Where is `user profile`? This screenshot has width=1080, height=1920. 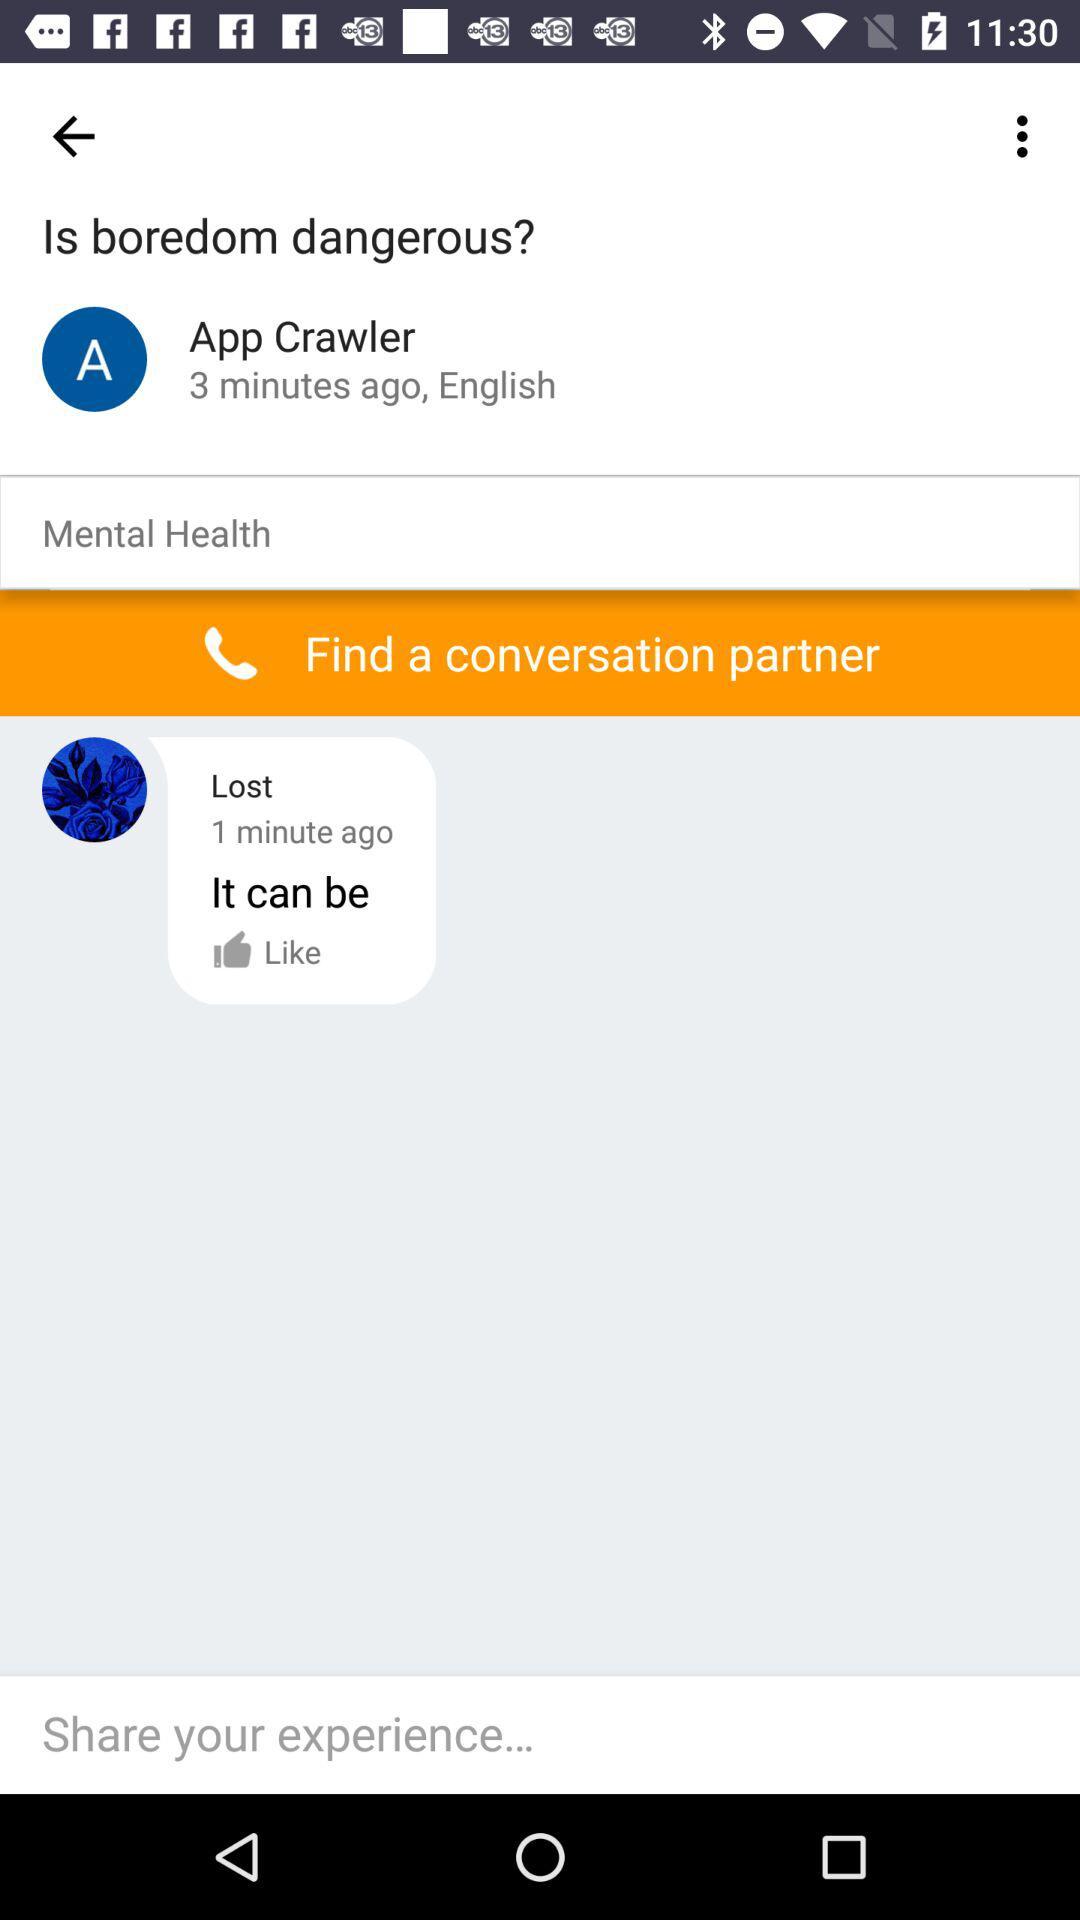 user profile is located at coordinates (94, 788).